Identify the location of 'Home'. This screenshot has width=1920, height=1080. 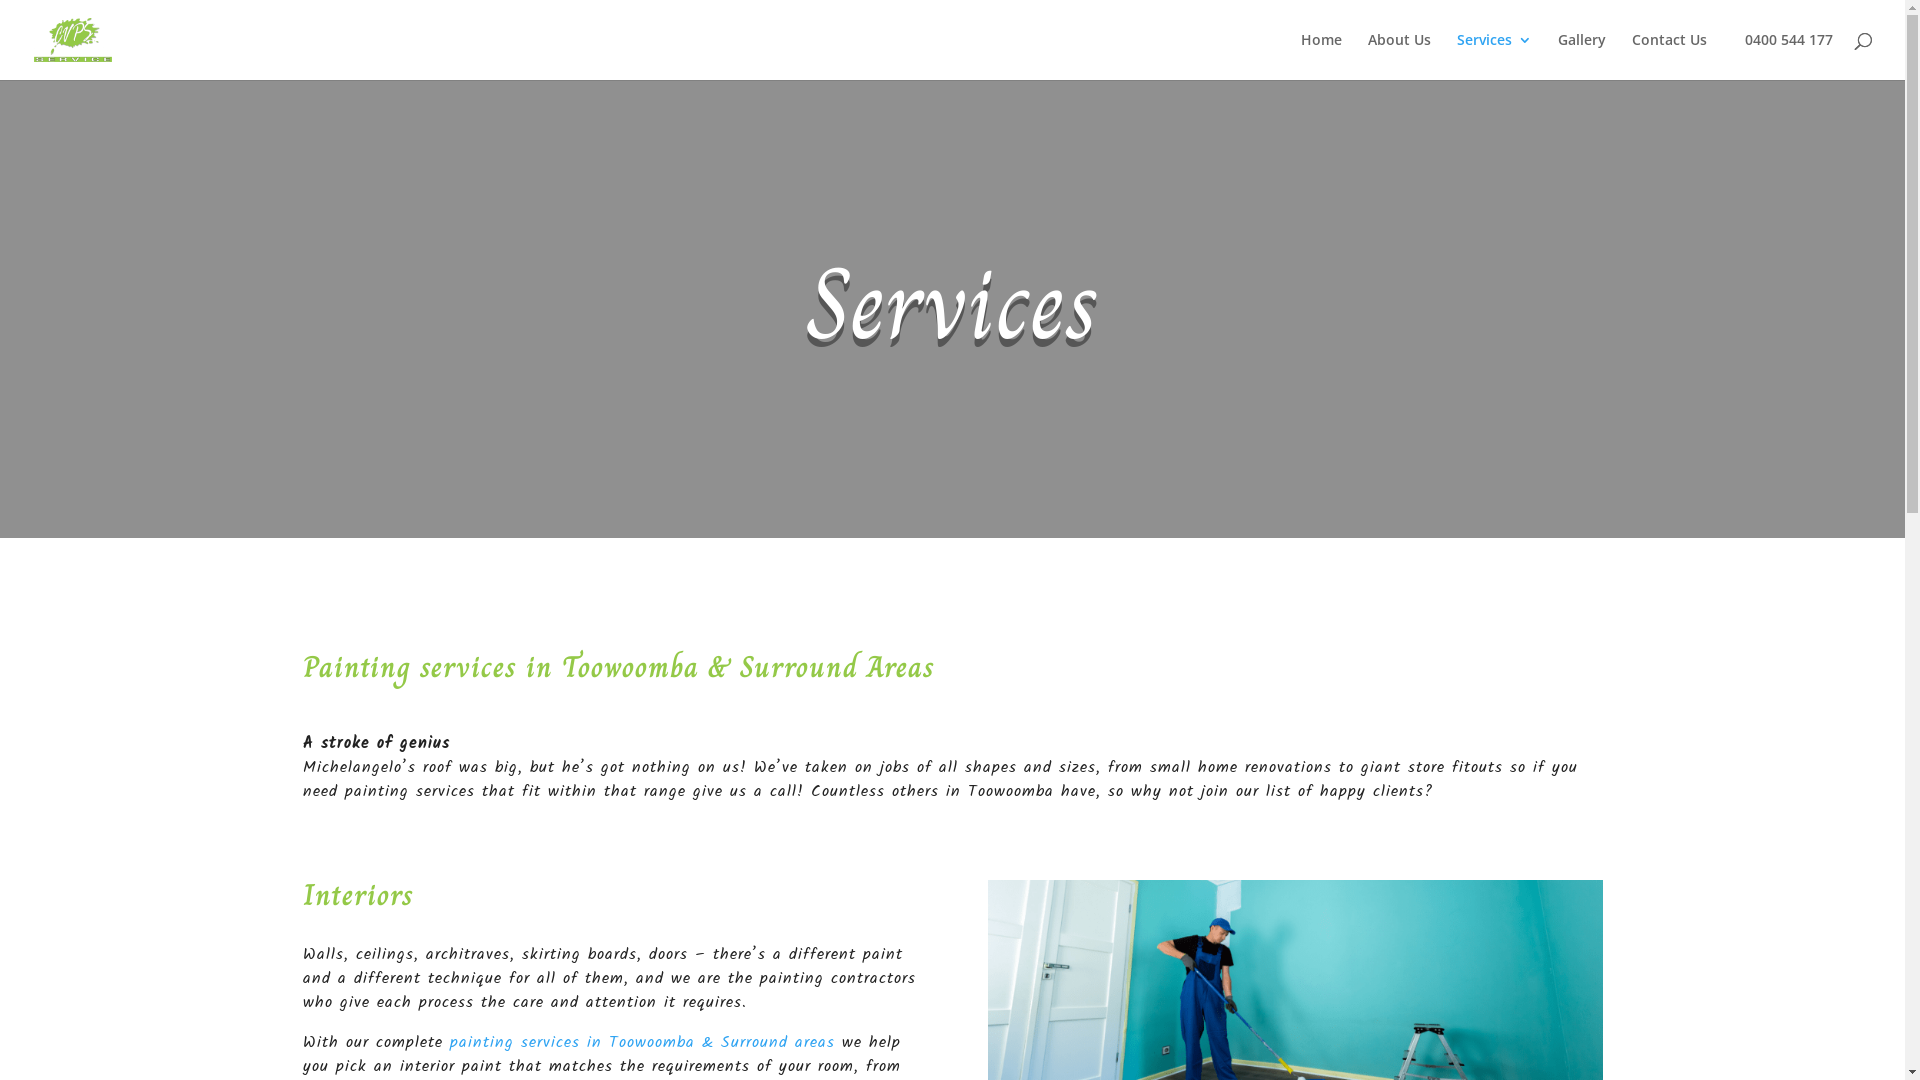
(1321, 55).